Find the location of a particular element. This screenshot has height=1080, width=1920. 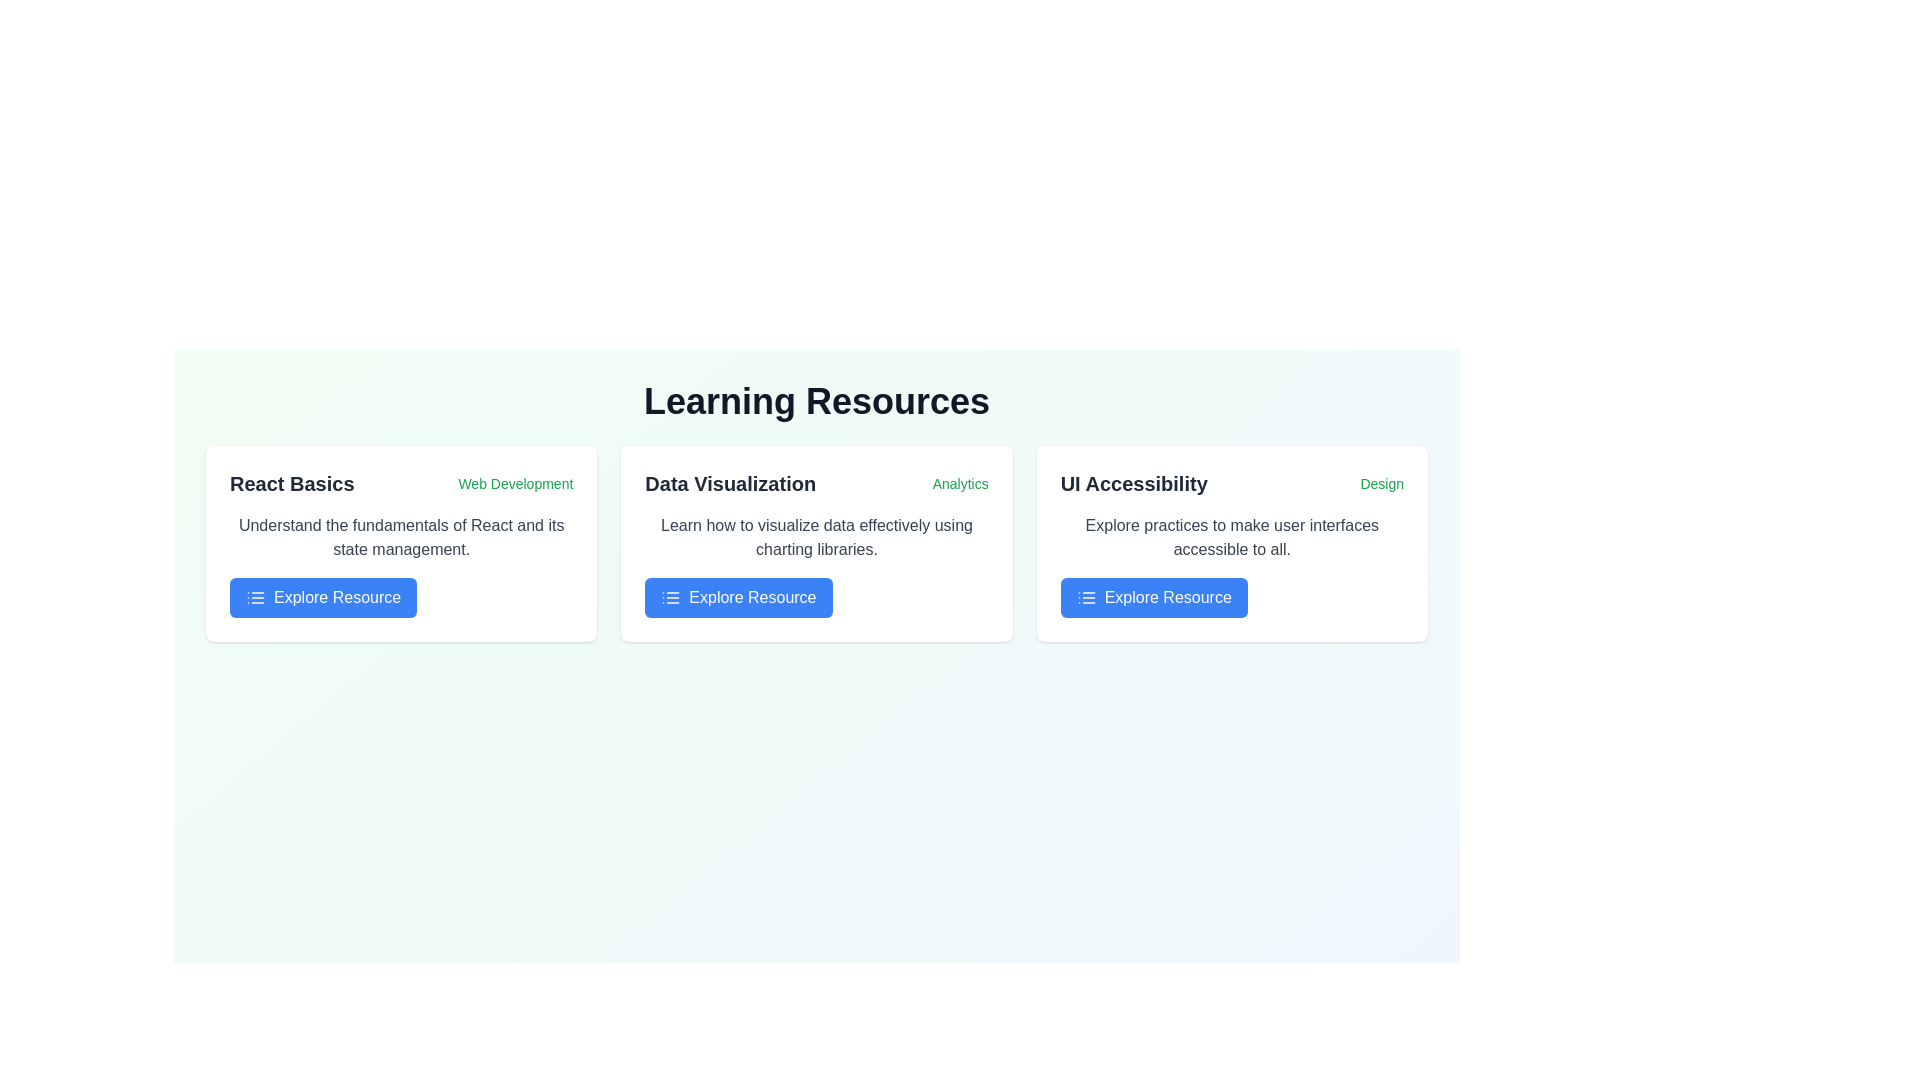

text label located in the upper-right corner of the first card element in the resource grid, adjacent to the title 'React Basics' is located at coordinates (515, 483).